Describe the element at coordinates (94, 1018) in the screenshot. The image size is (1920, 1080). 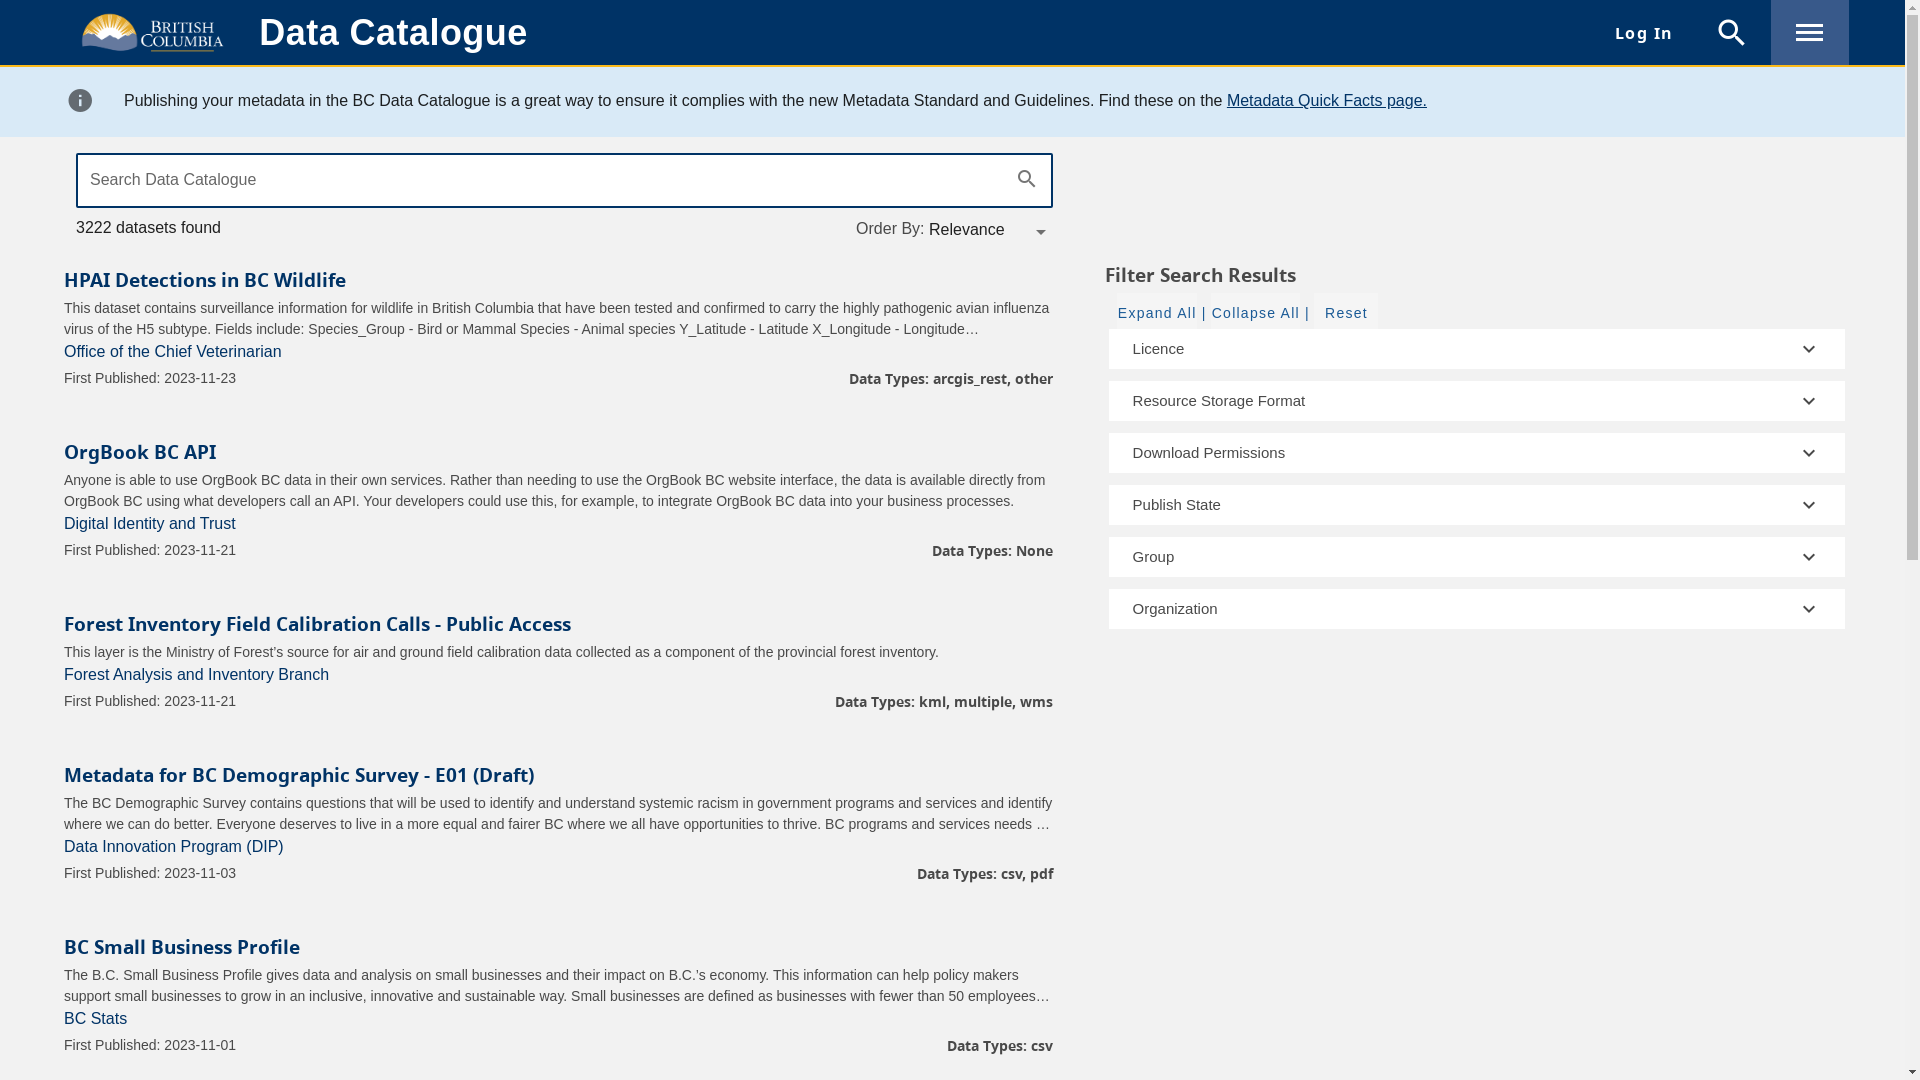
I see `'BC Stats'` at that location.